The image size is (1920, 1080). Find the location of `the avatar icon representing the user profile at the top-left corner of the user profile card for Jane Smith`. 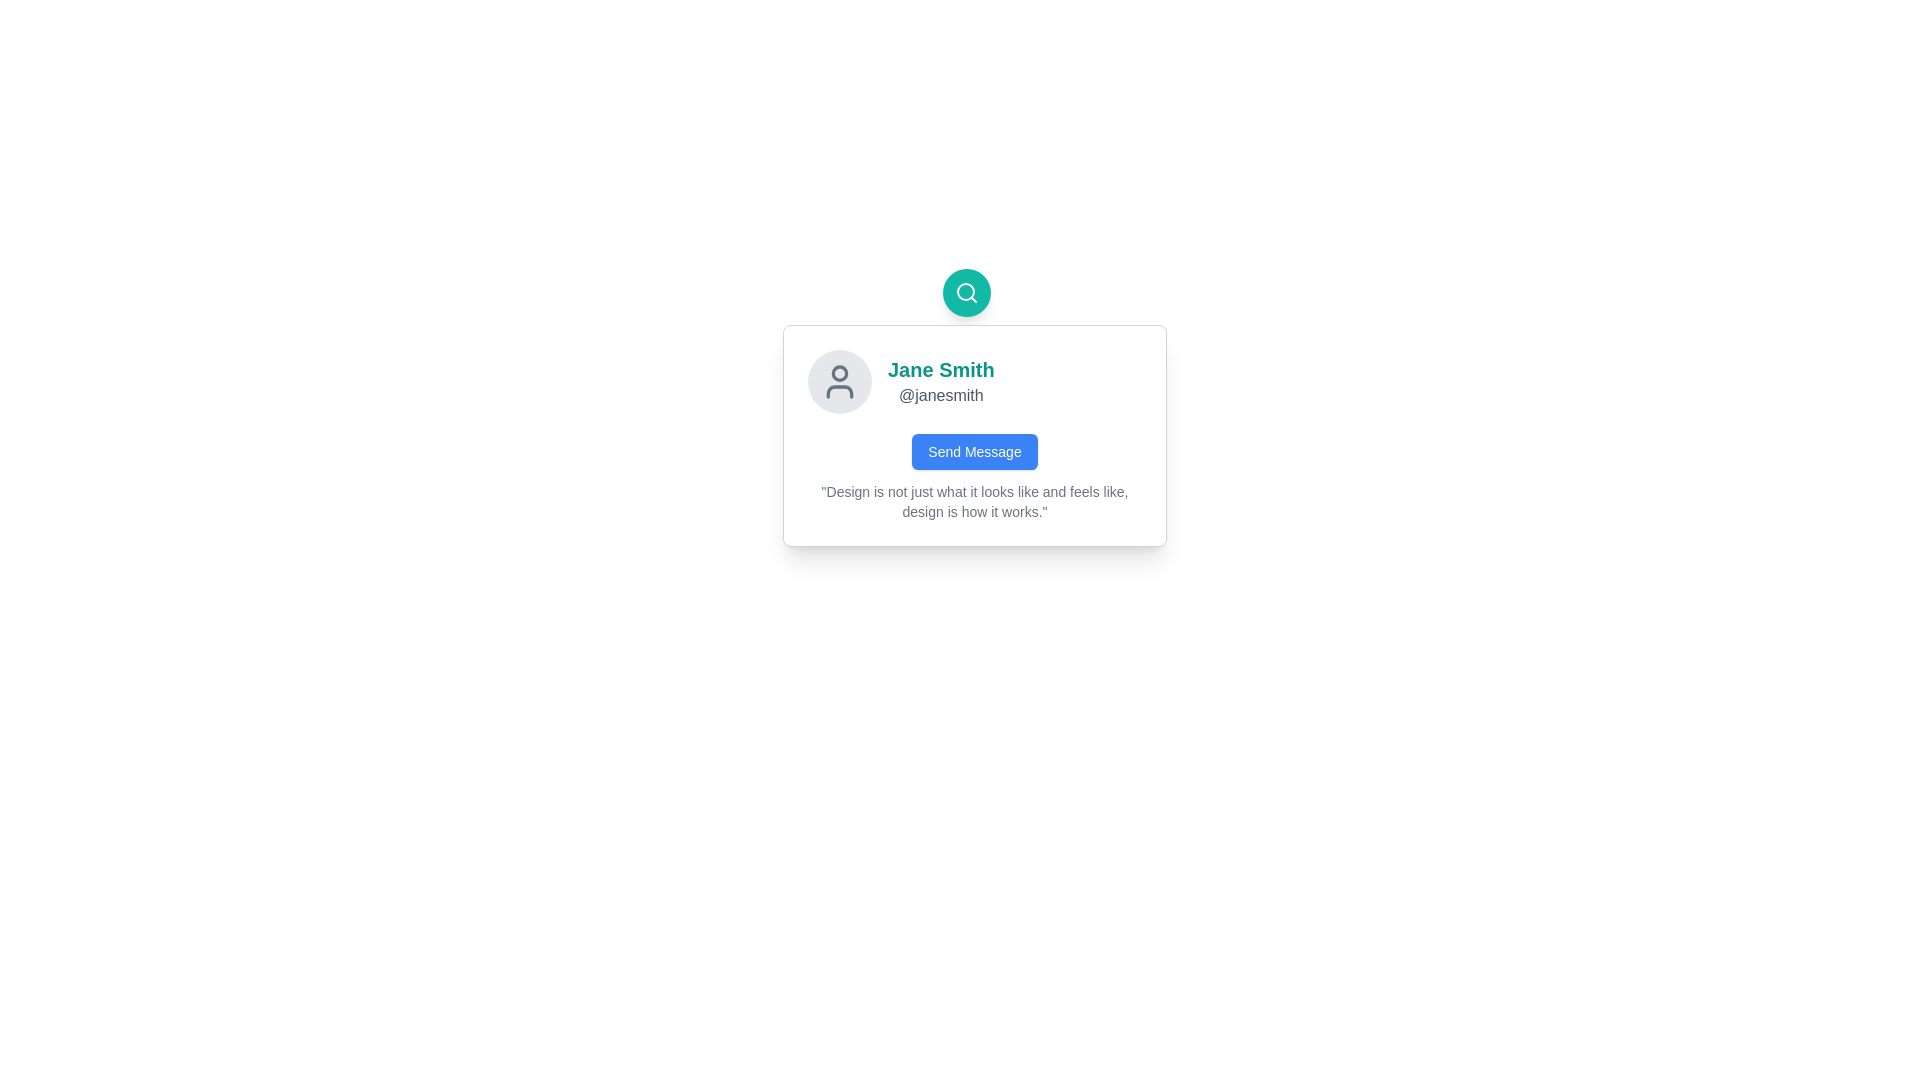

the avatar icon representing the user profile at the top-left corner of the user profile card for Jane Smith is located at coordinates (840, 381).